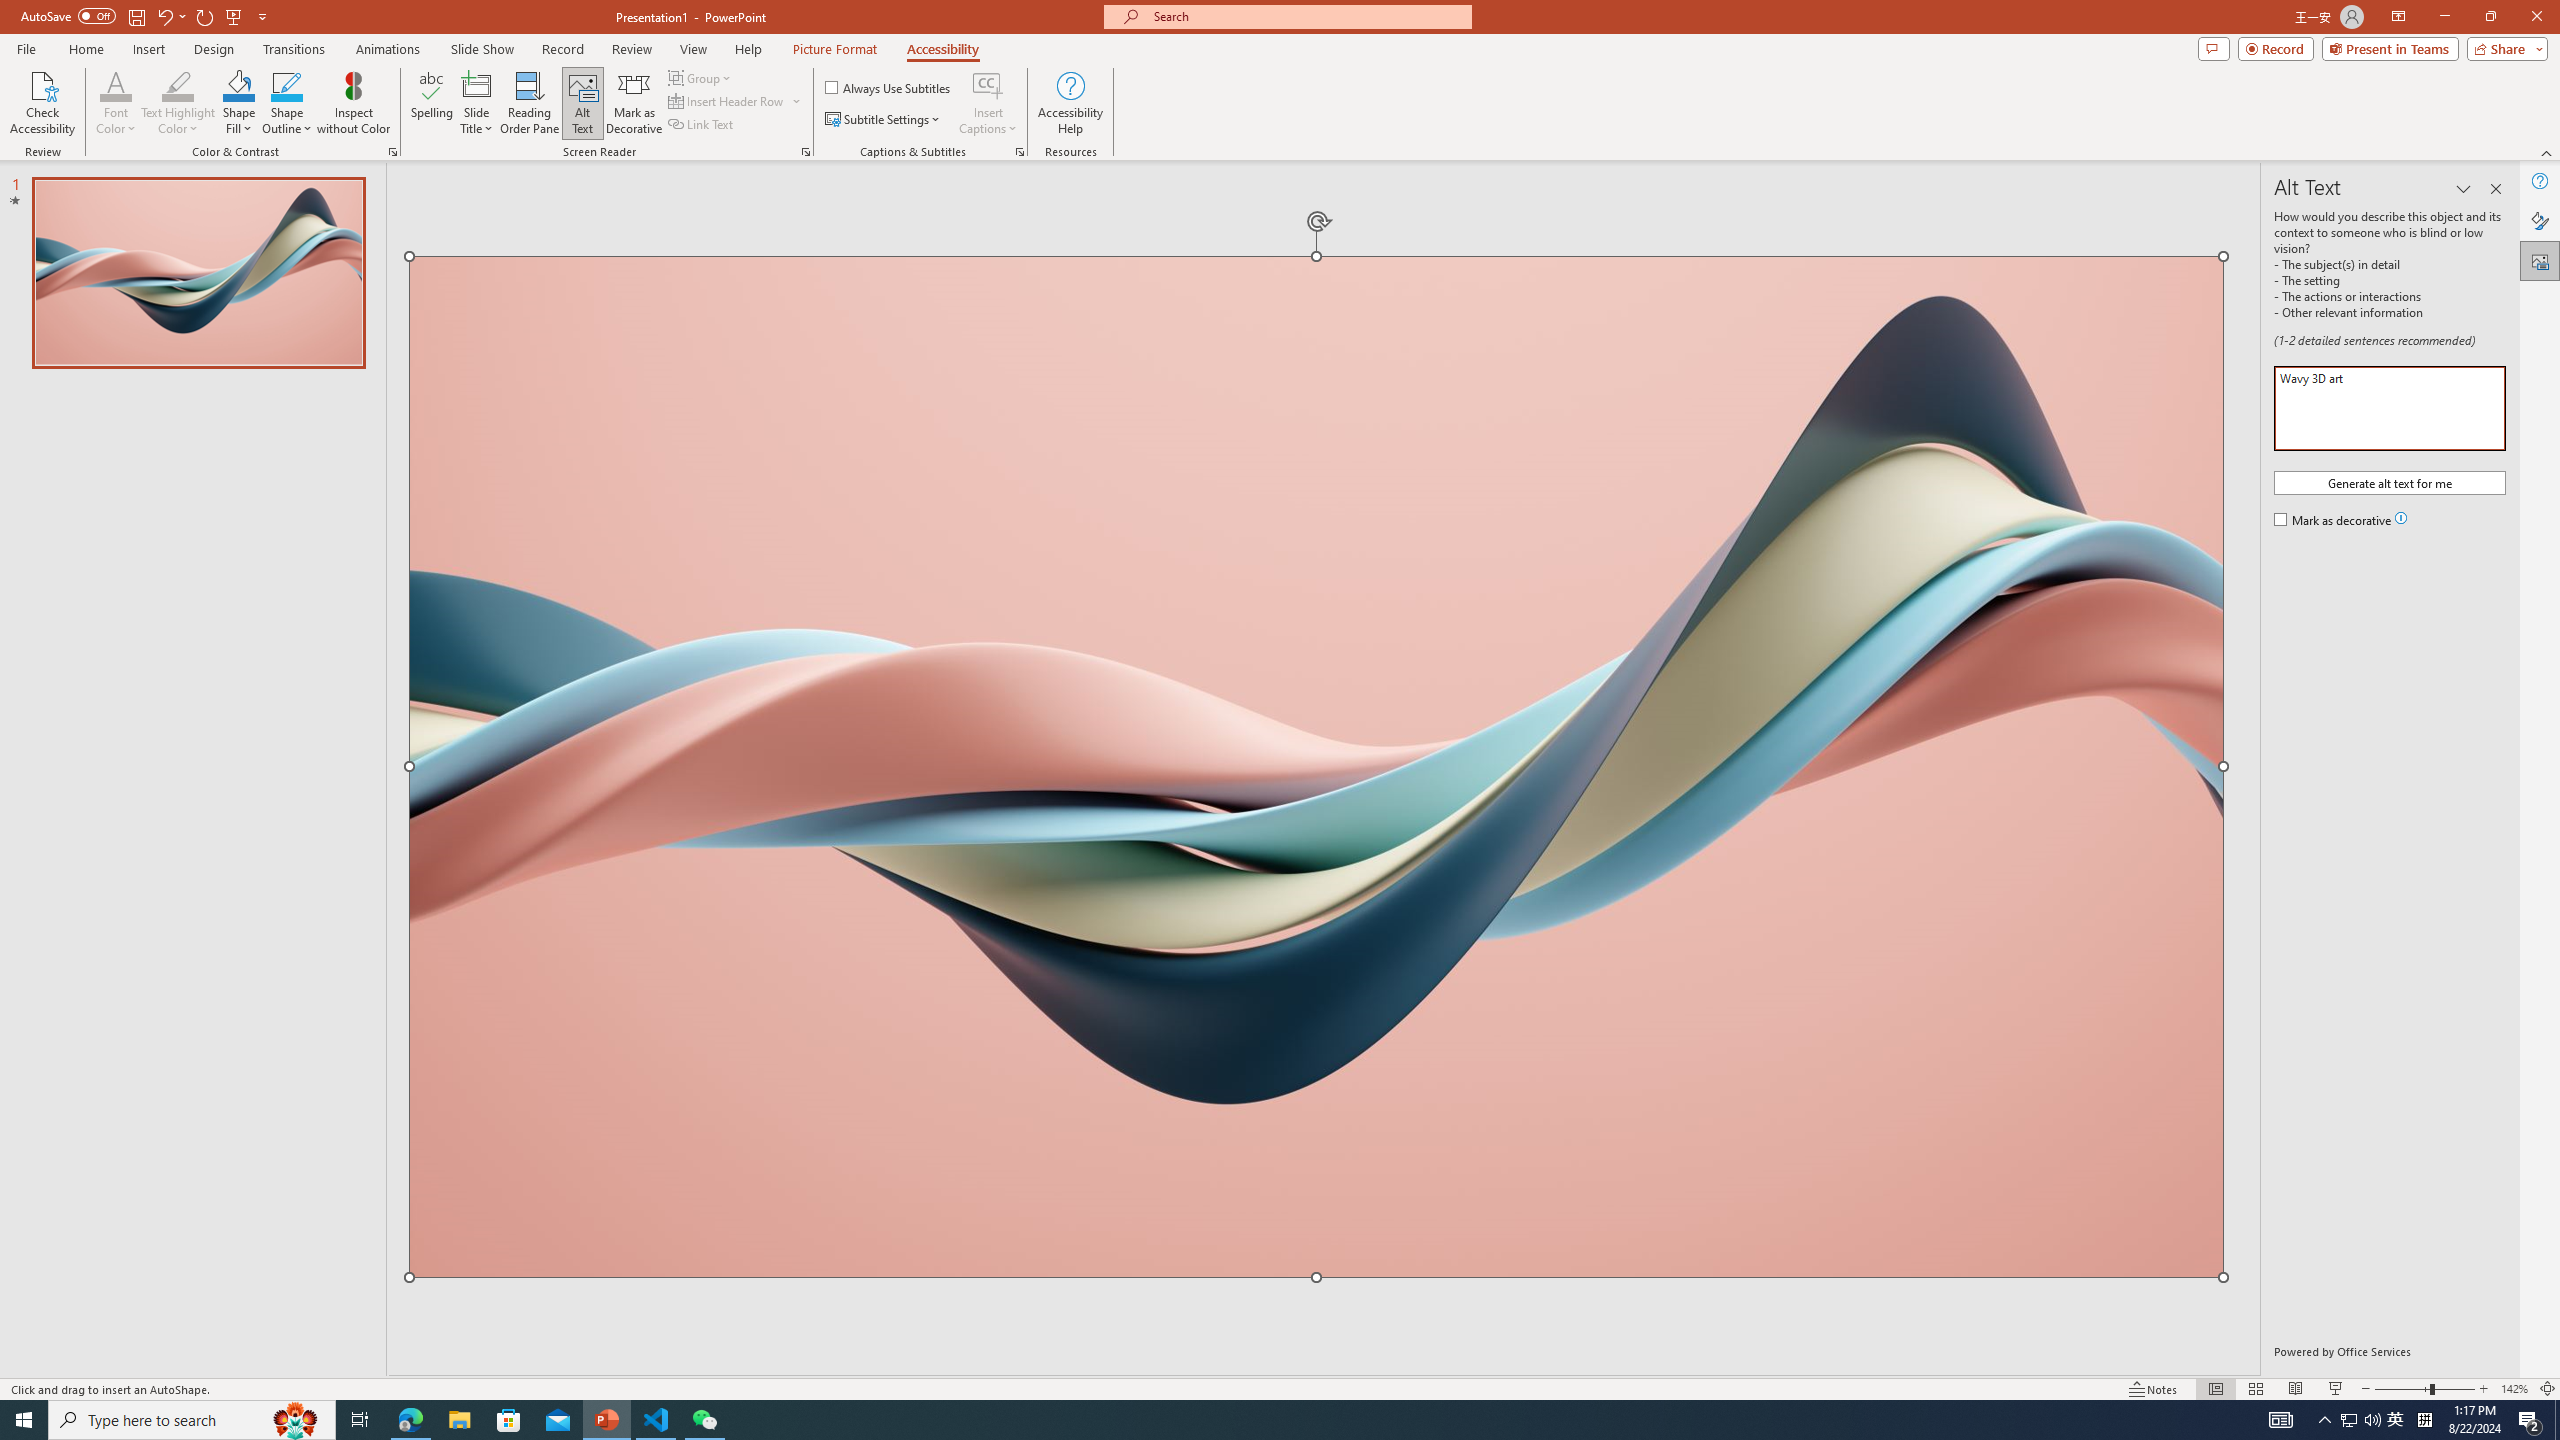 The image size is (2560, 1440). Describe the element at coordinates (806, 150) in the screenshot. I see `'Screen Reader'` at that location.